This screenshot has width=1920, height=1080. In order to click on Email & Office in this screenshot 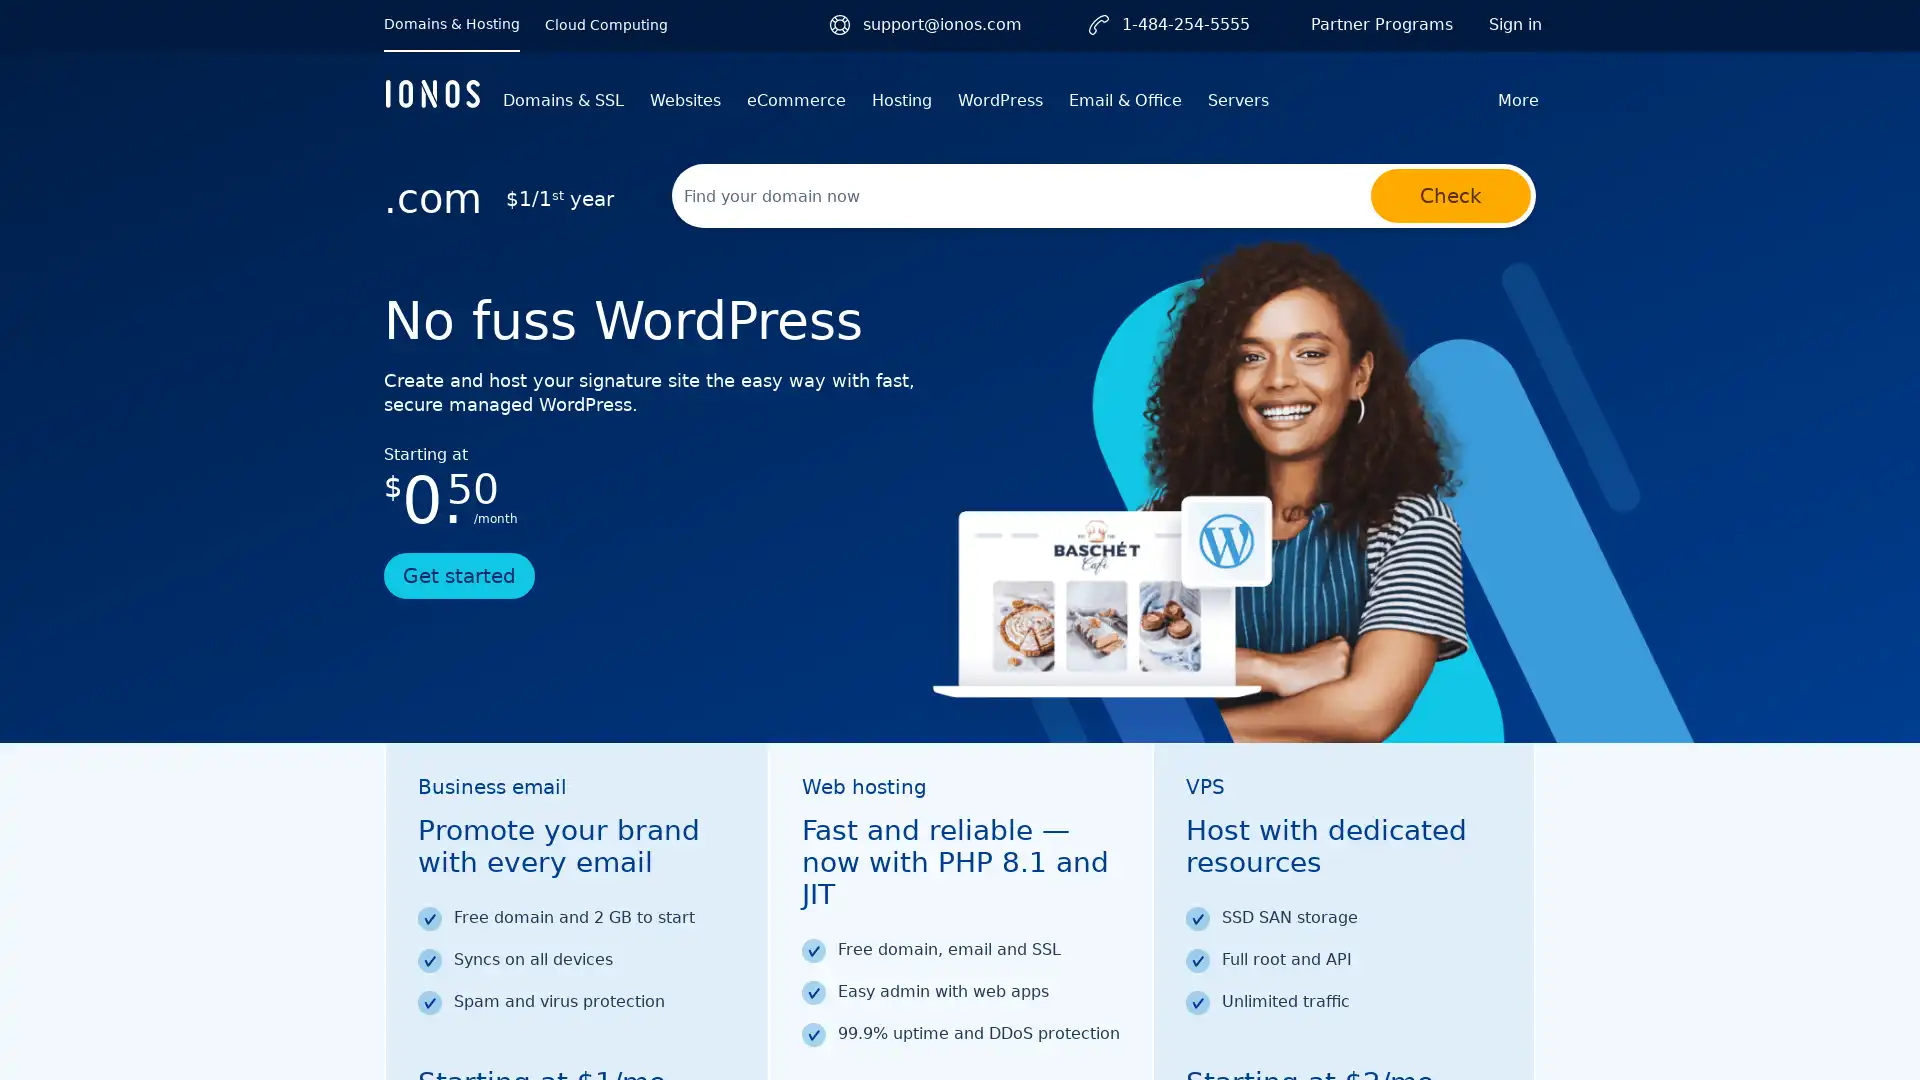, I will do `click(1125, 100)`.